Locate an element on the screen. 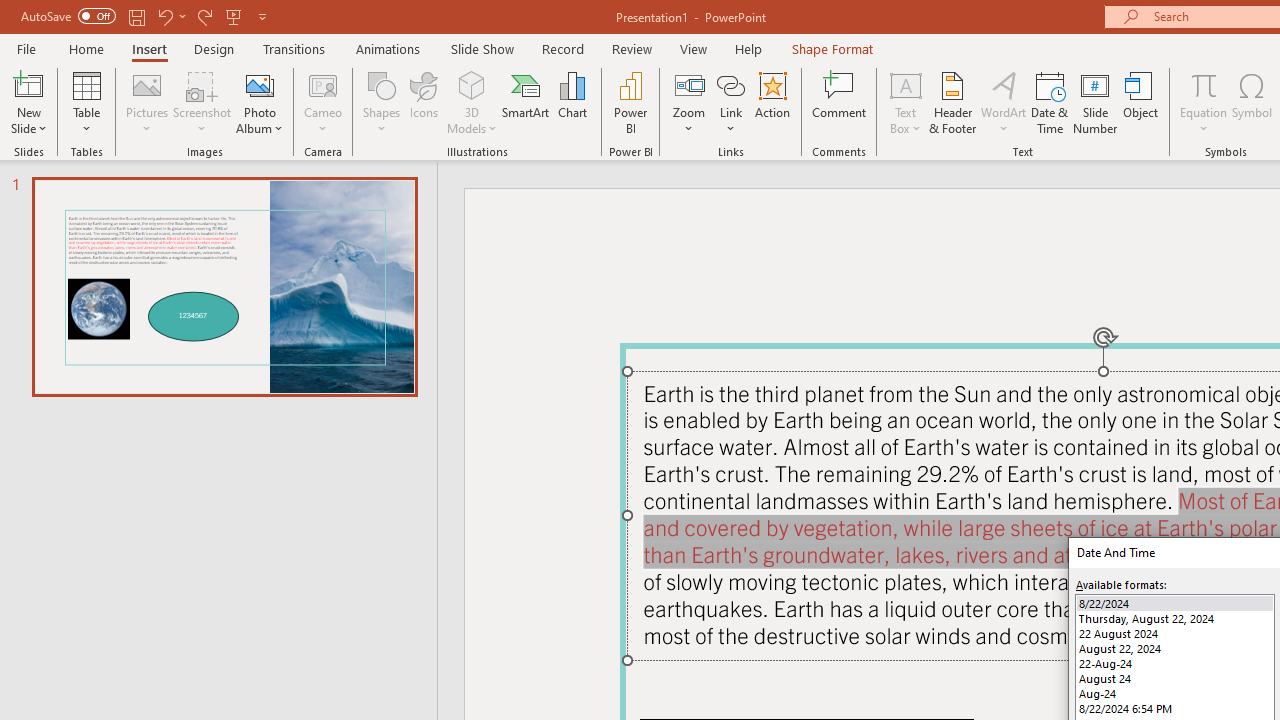 Image resolution: width=1280 pixels, height=720 pixels. 'August 24' is located at coordinates (1175, 677).